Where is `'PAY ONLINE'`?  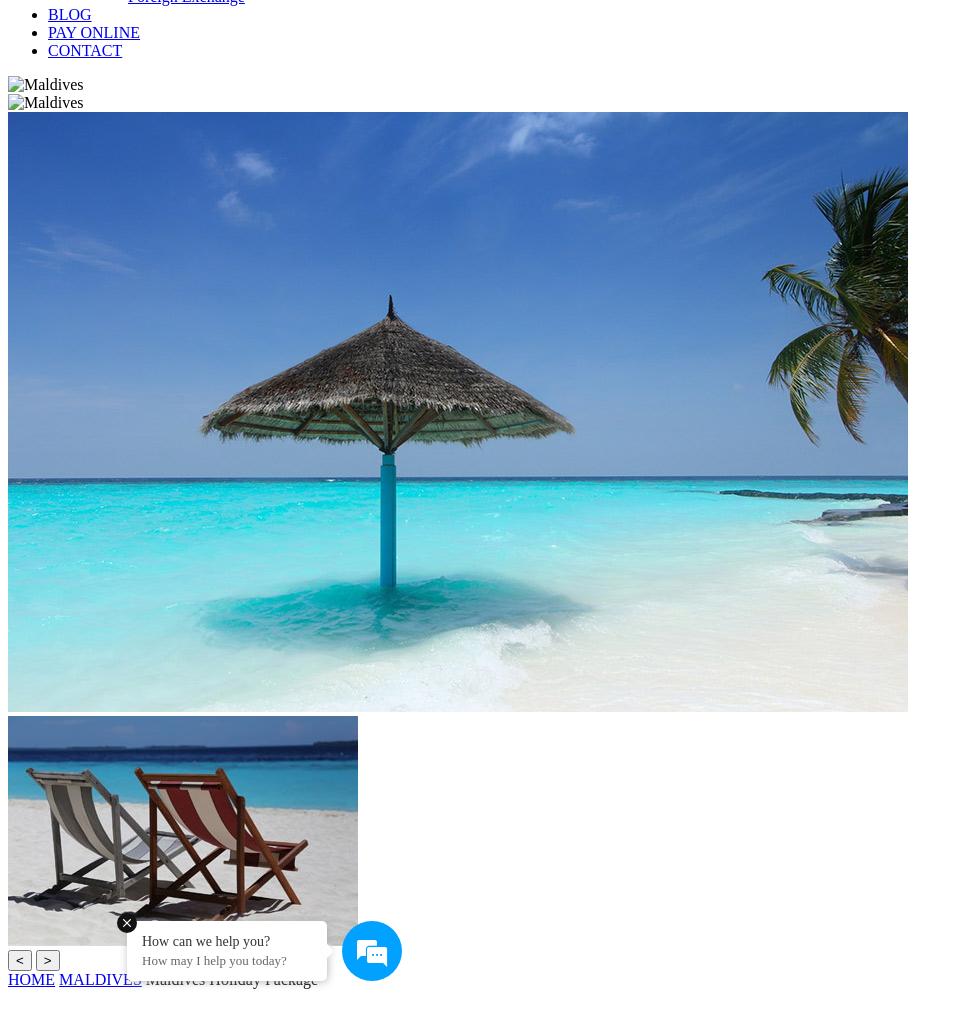
'PAY ONLINE' is located at coordinates (93, 31).